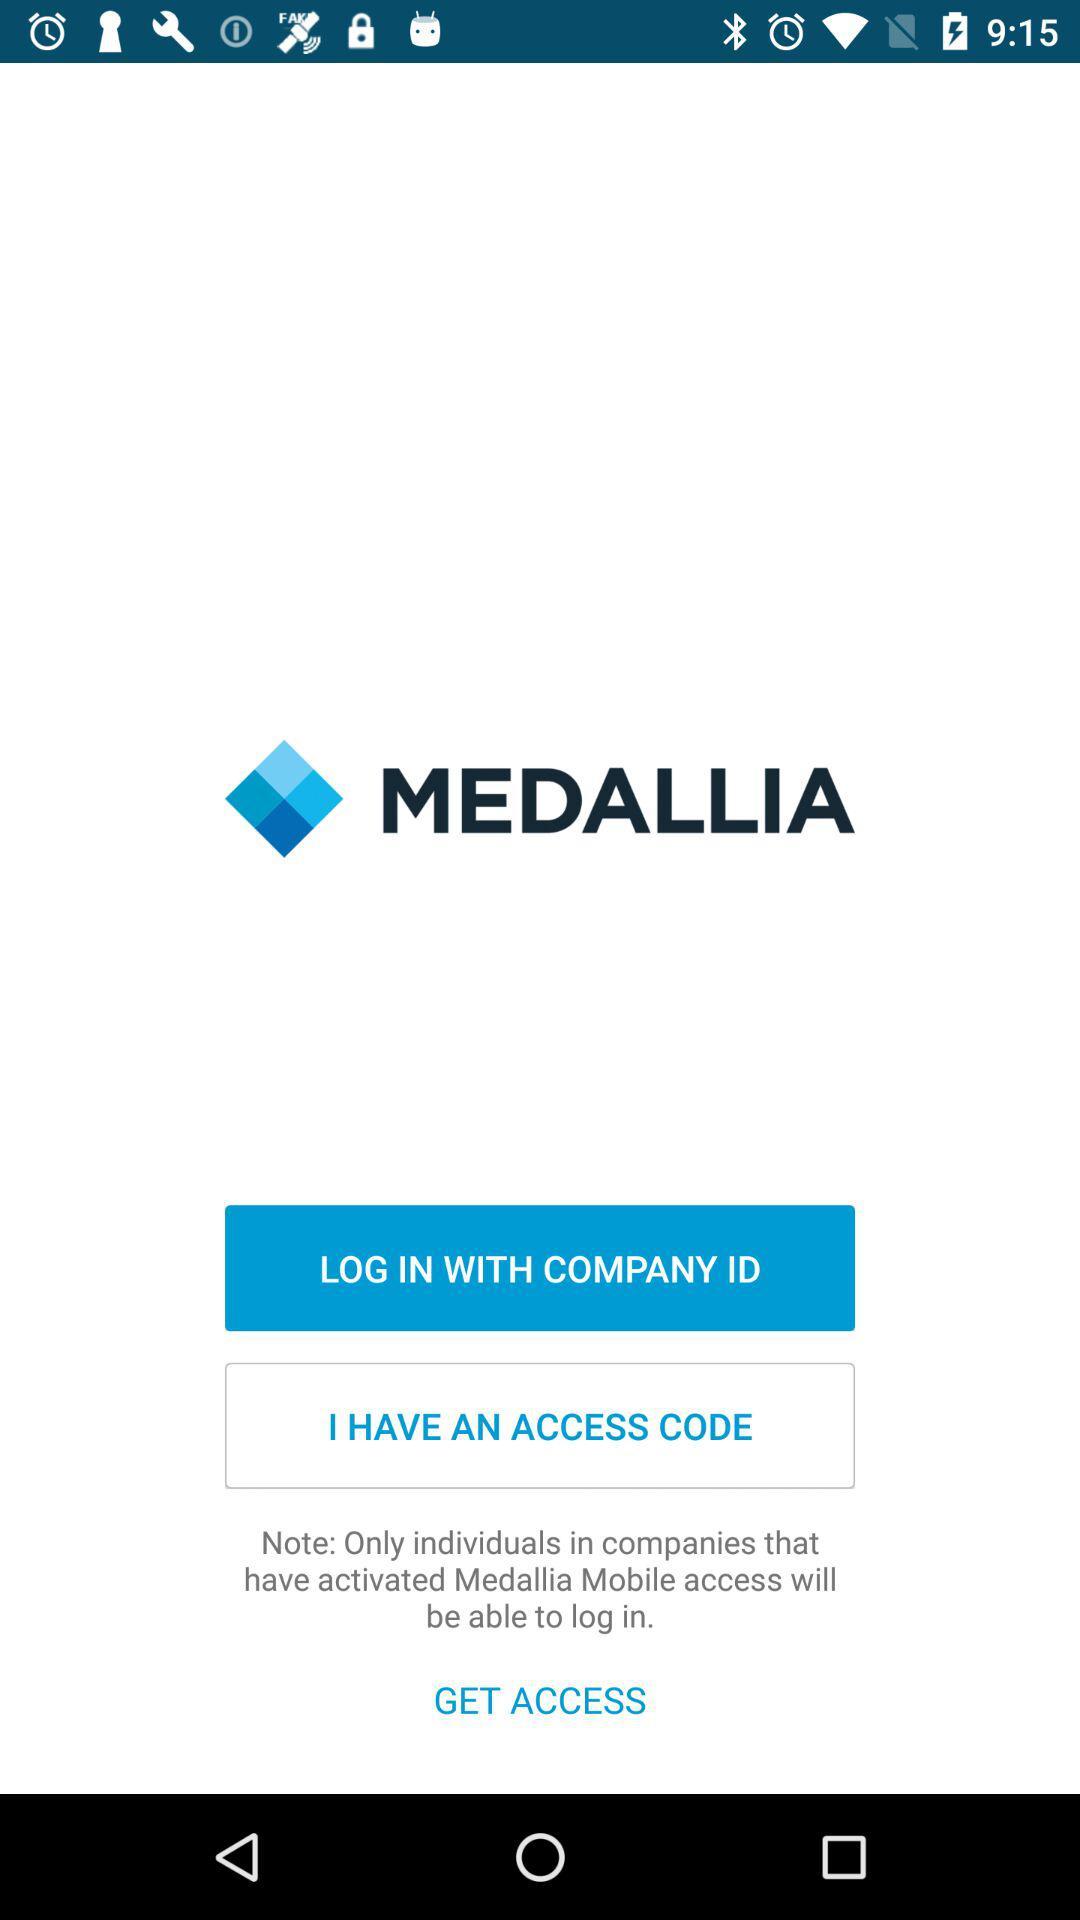 The height and width of the screenshot is (1920, 1080). Describe the element at coordinates (540, 1424) in the screenshot. I see `i have an` at that location.